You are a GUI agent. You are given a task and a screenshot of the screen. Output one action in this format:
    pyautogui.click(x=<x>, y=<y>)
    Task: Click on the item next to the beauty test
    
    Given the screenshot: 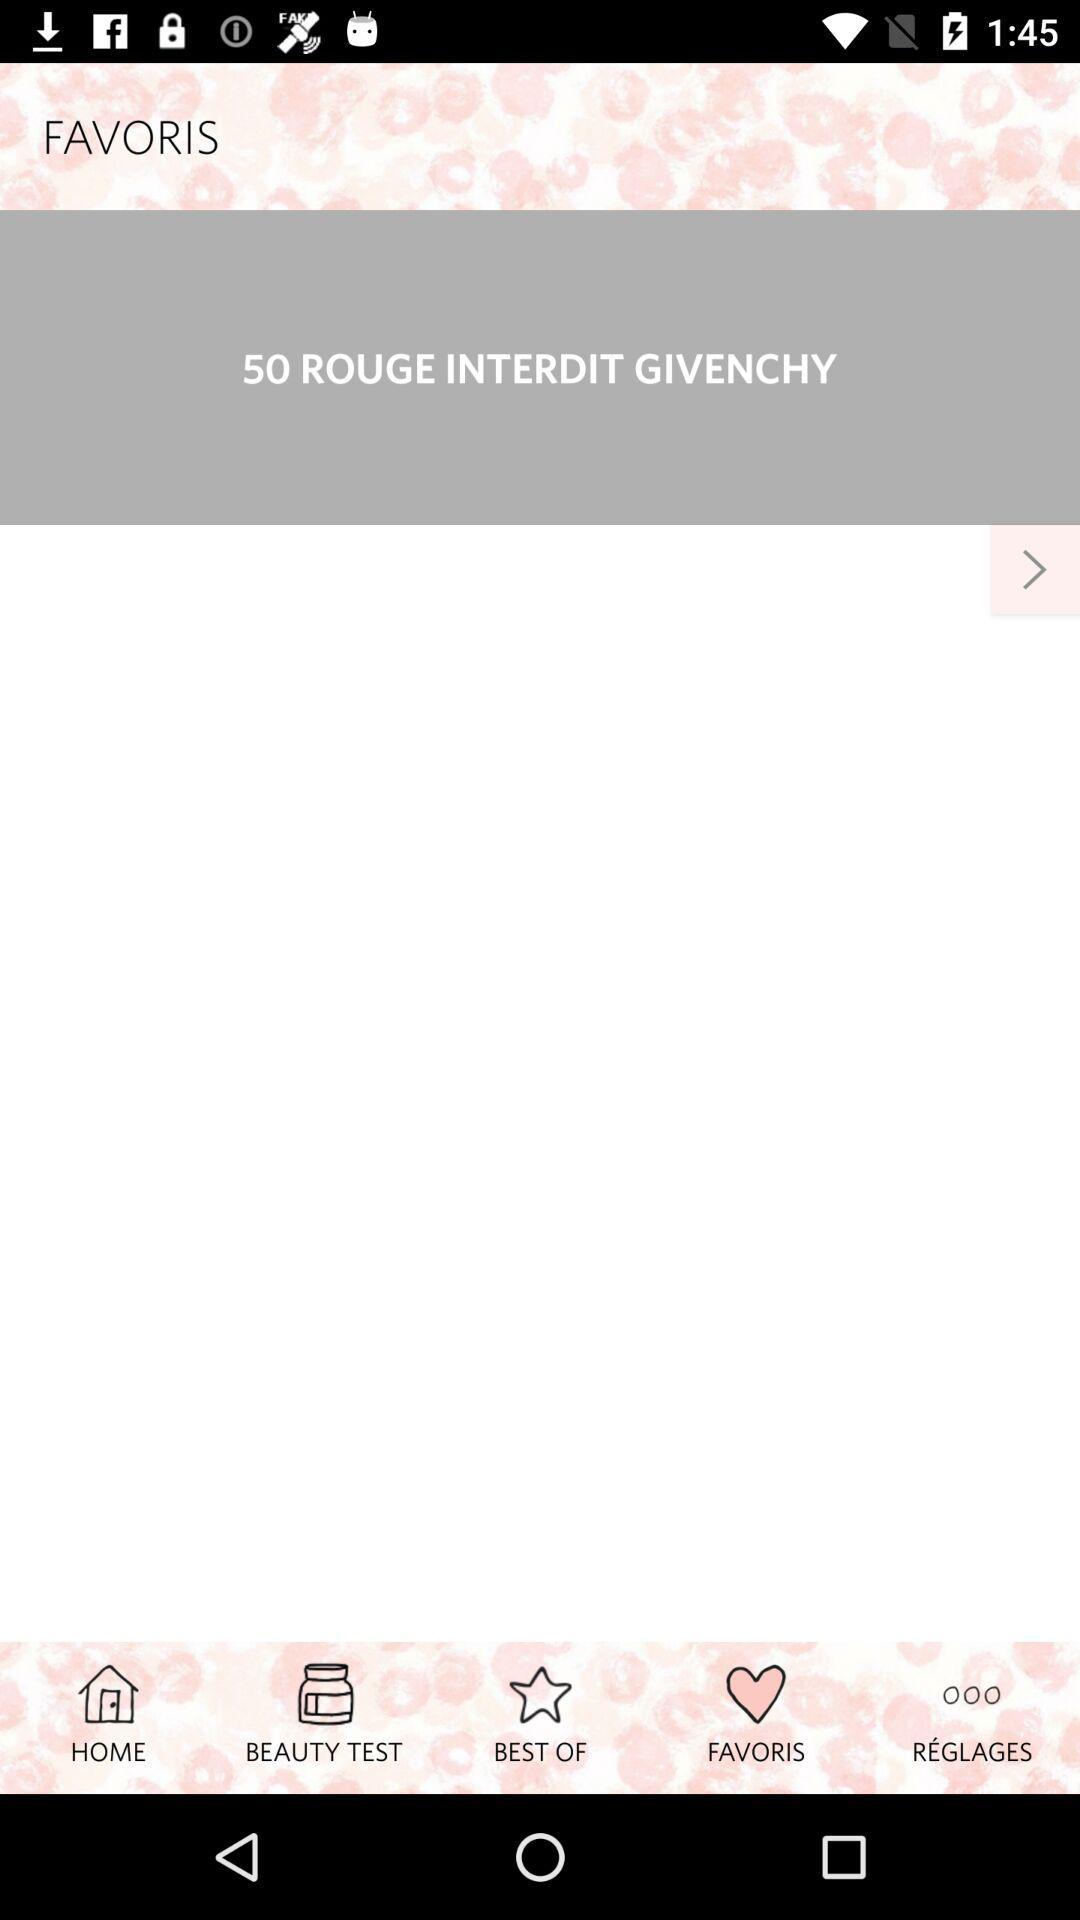 What is the action you would take?
    pyautogui.click(x=108, y=1716)
    